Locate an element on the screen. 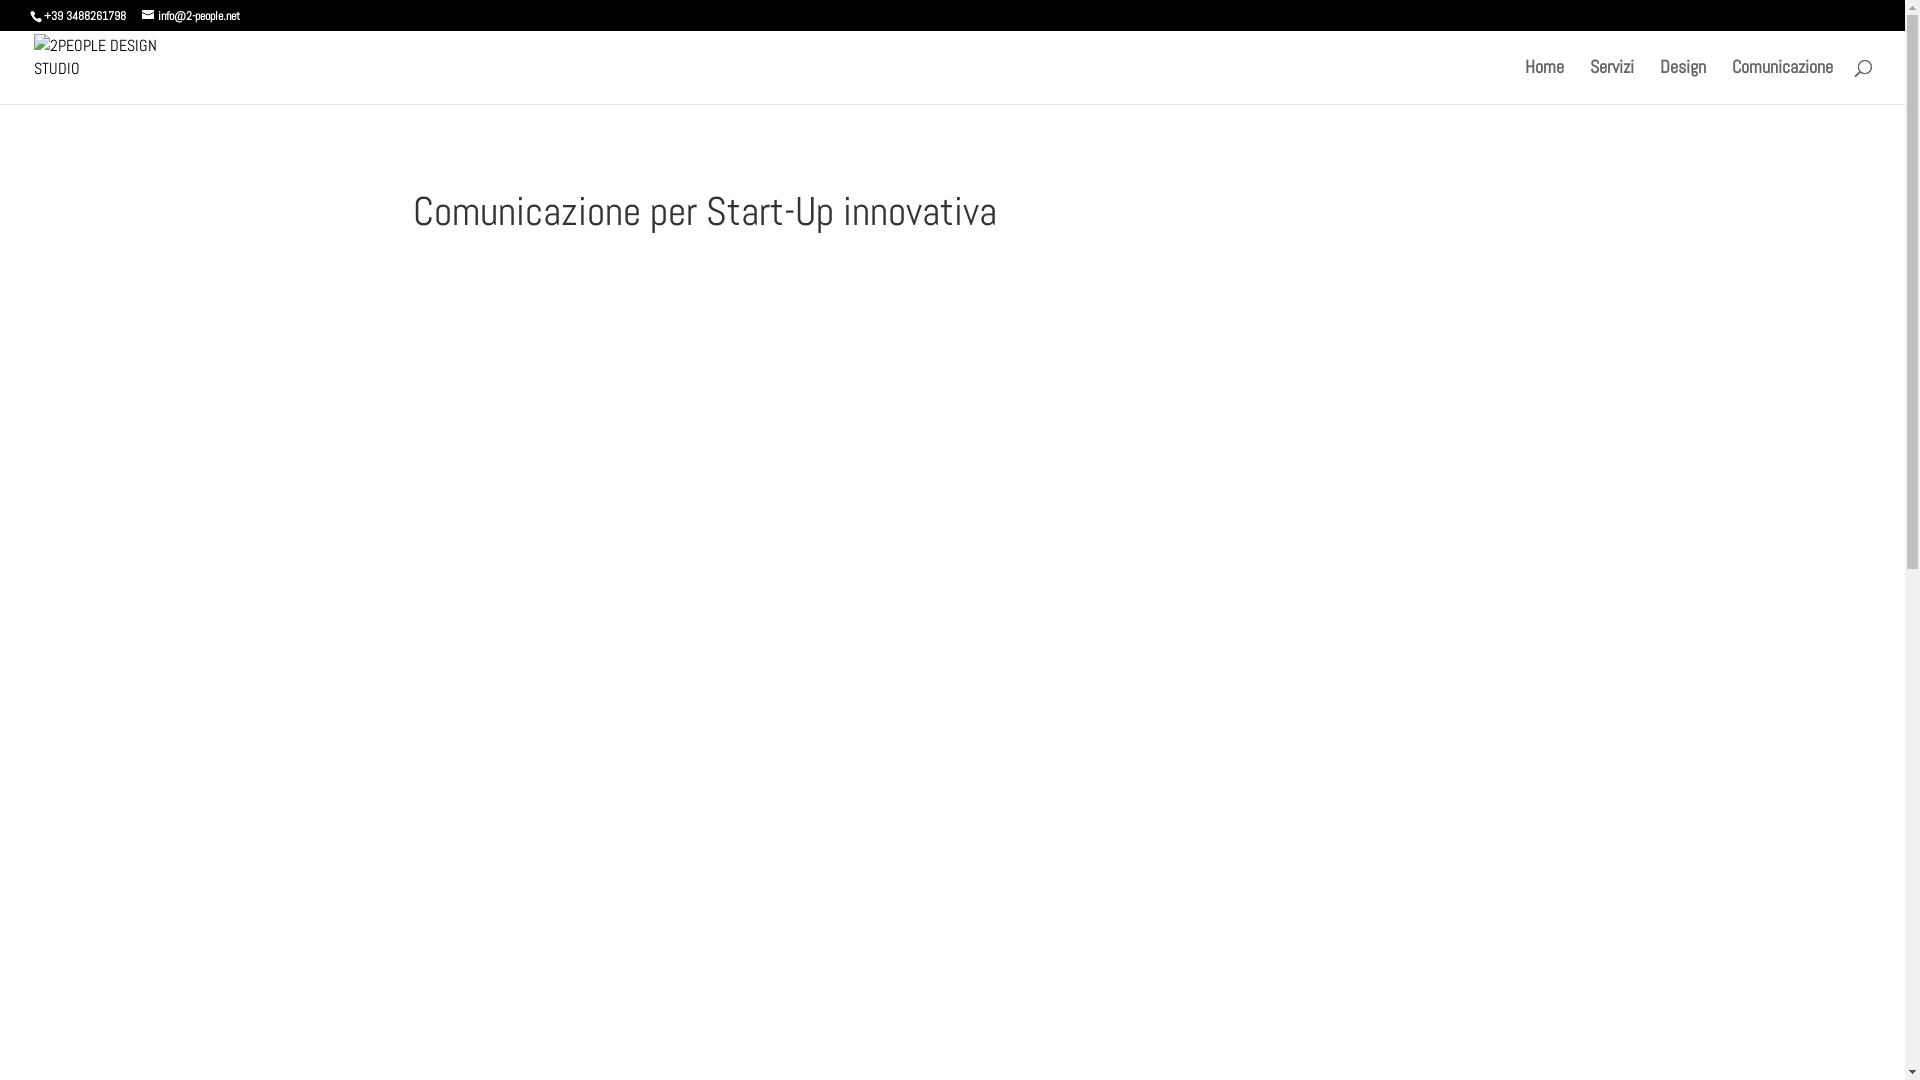 The width and height of the screenshot is (1920, 1080). 'Design' is located at coordinates (1682, 80).